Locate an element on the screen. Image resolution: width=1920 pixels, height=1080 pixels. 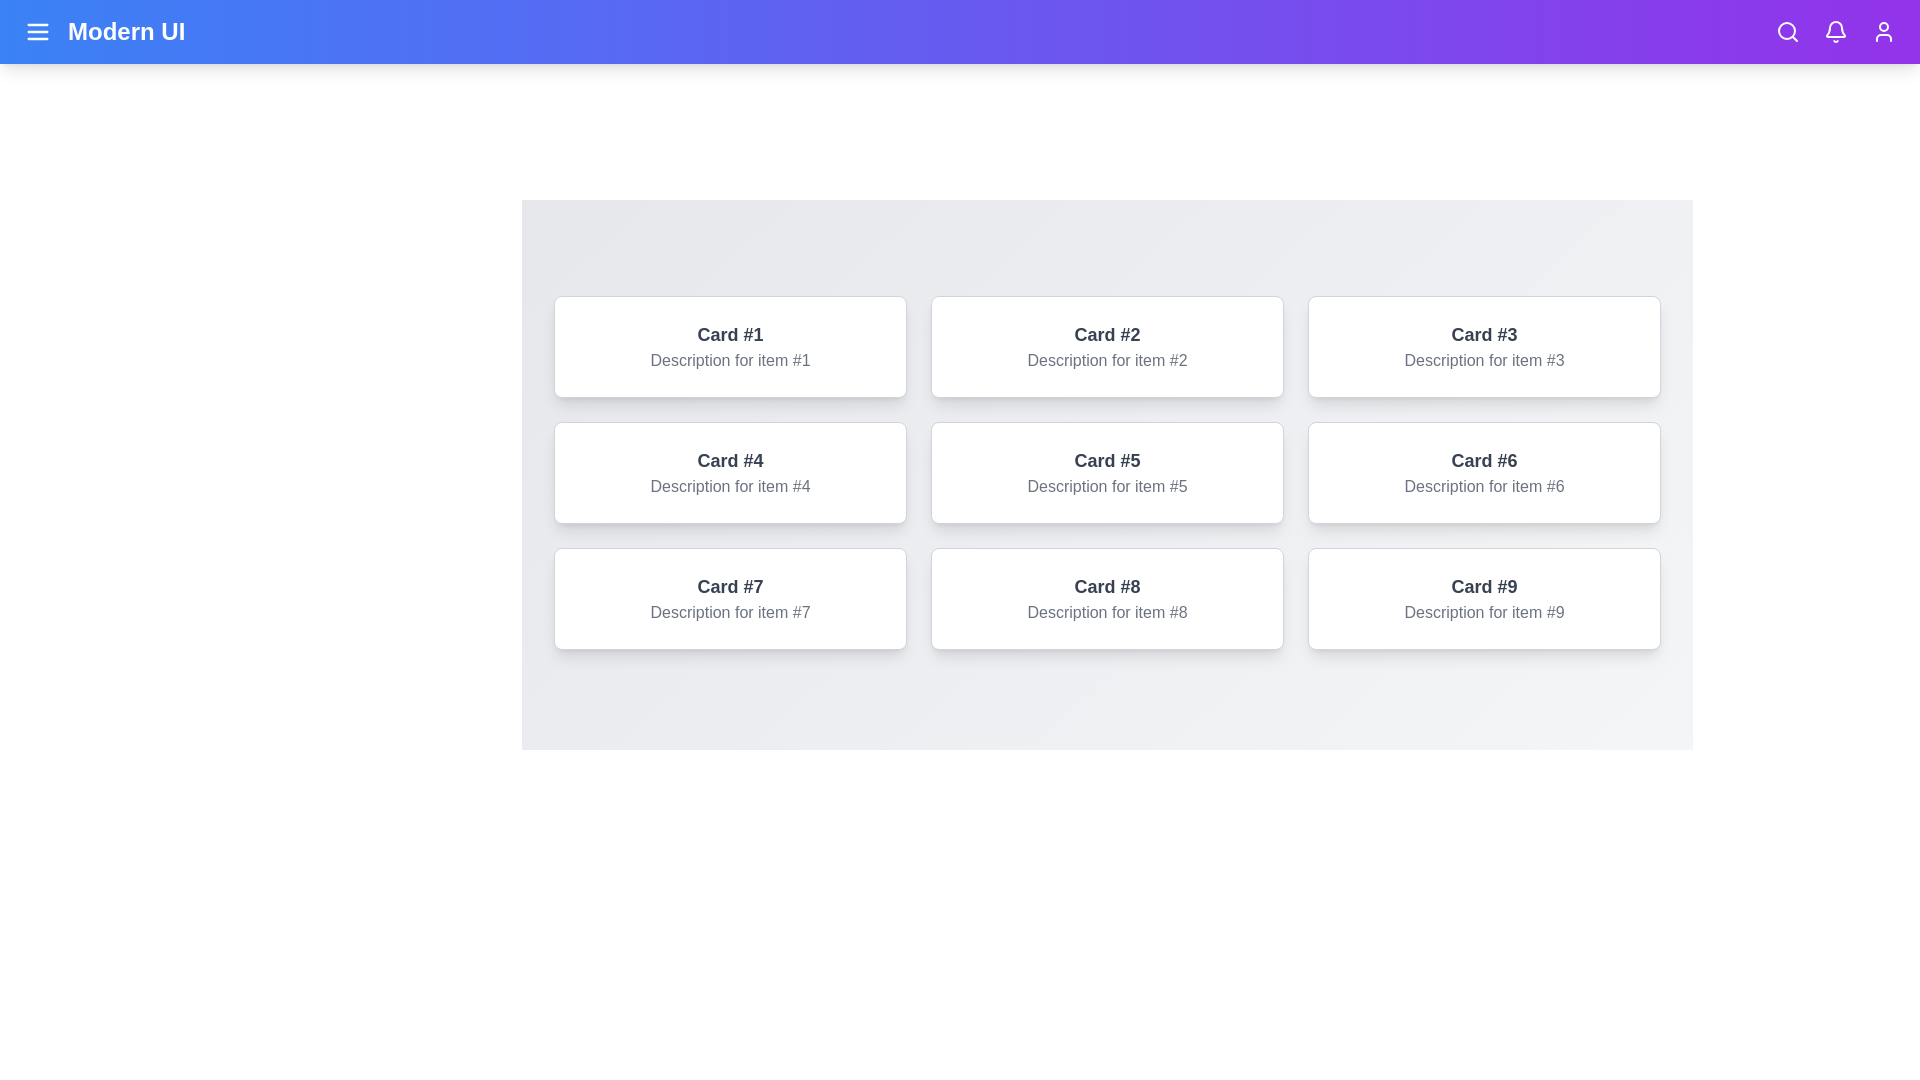
the search icon in the navigation bar is located at coordinates (1788, 31).